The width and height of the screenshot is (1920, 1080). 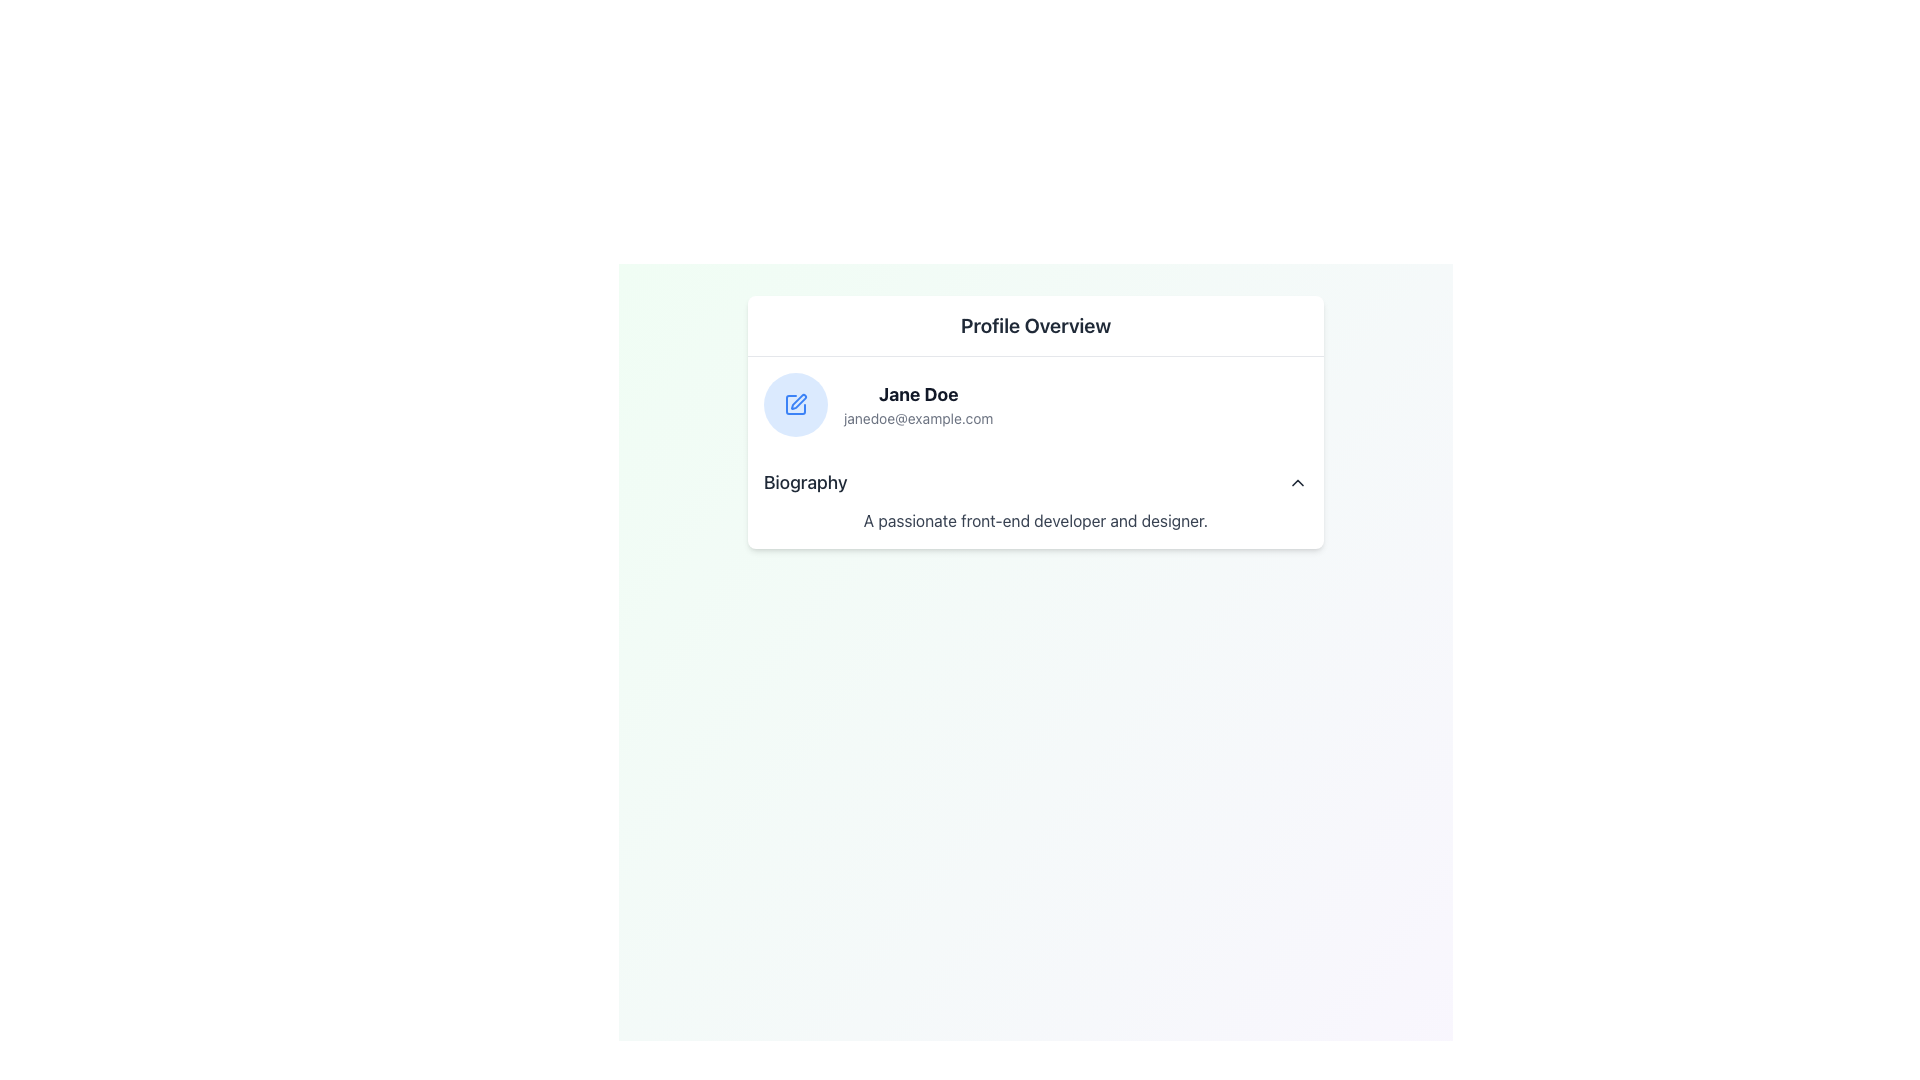 I want to click on the upward-pointing chevron icon located at the far right side of the 'Biography' section header, so click(x=1297, y=482).